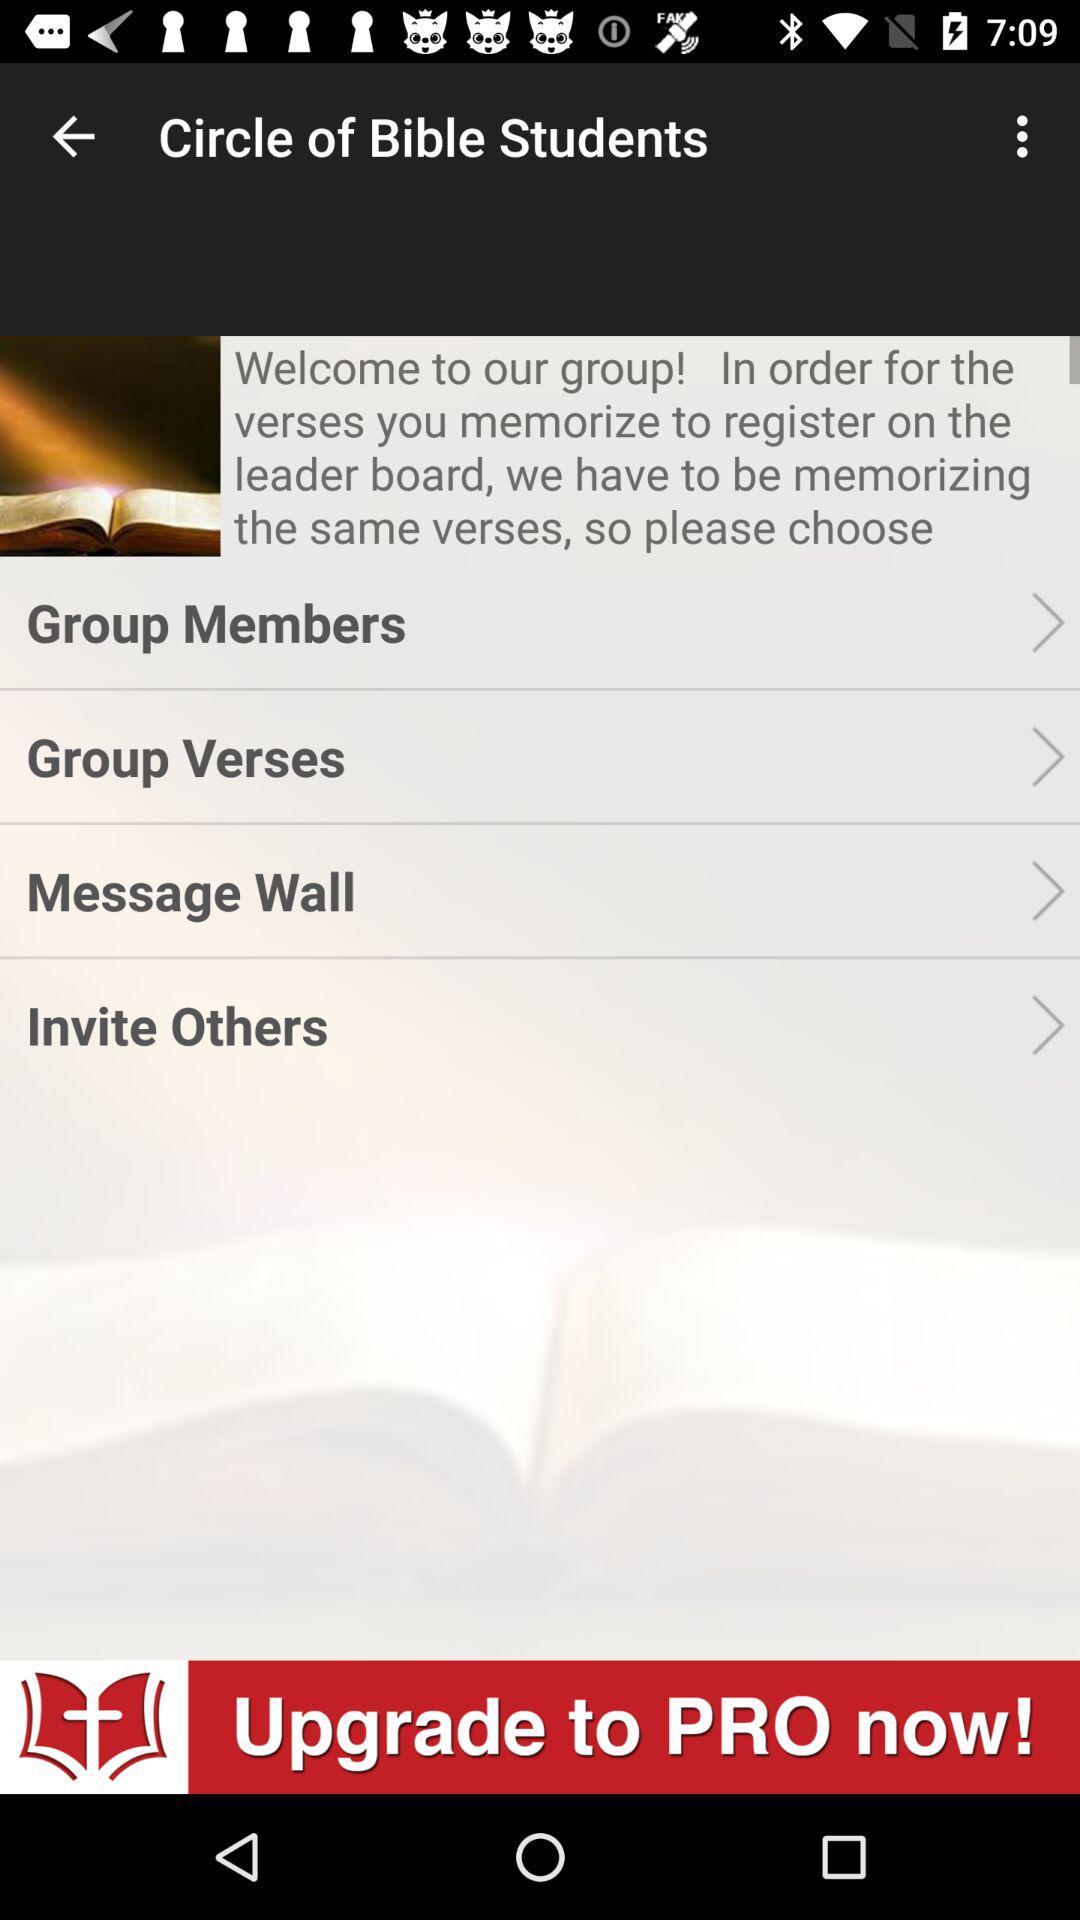  Describe the element at coordinates (527, 889) in the screenshot. I see `the message wall app` at that location.